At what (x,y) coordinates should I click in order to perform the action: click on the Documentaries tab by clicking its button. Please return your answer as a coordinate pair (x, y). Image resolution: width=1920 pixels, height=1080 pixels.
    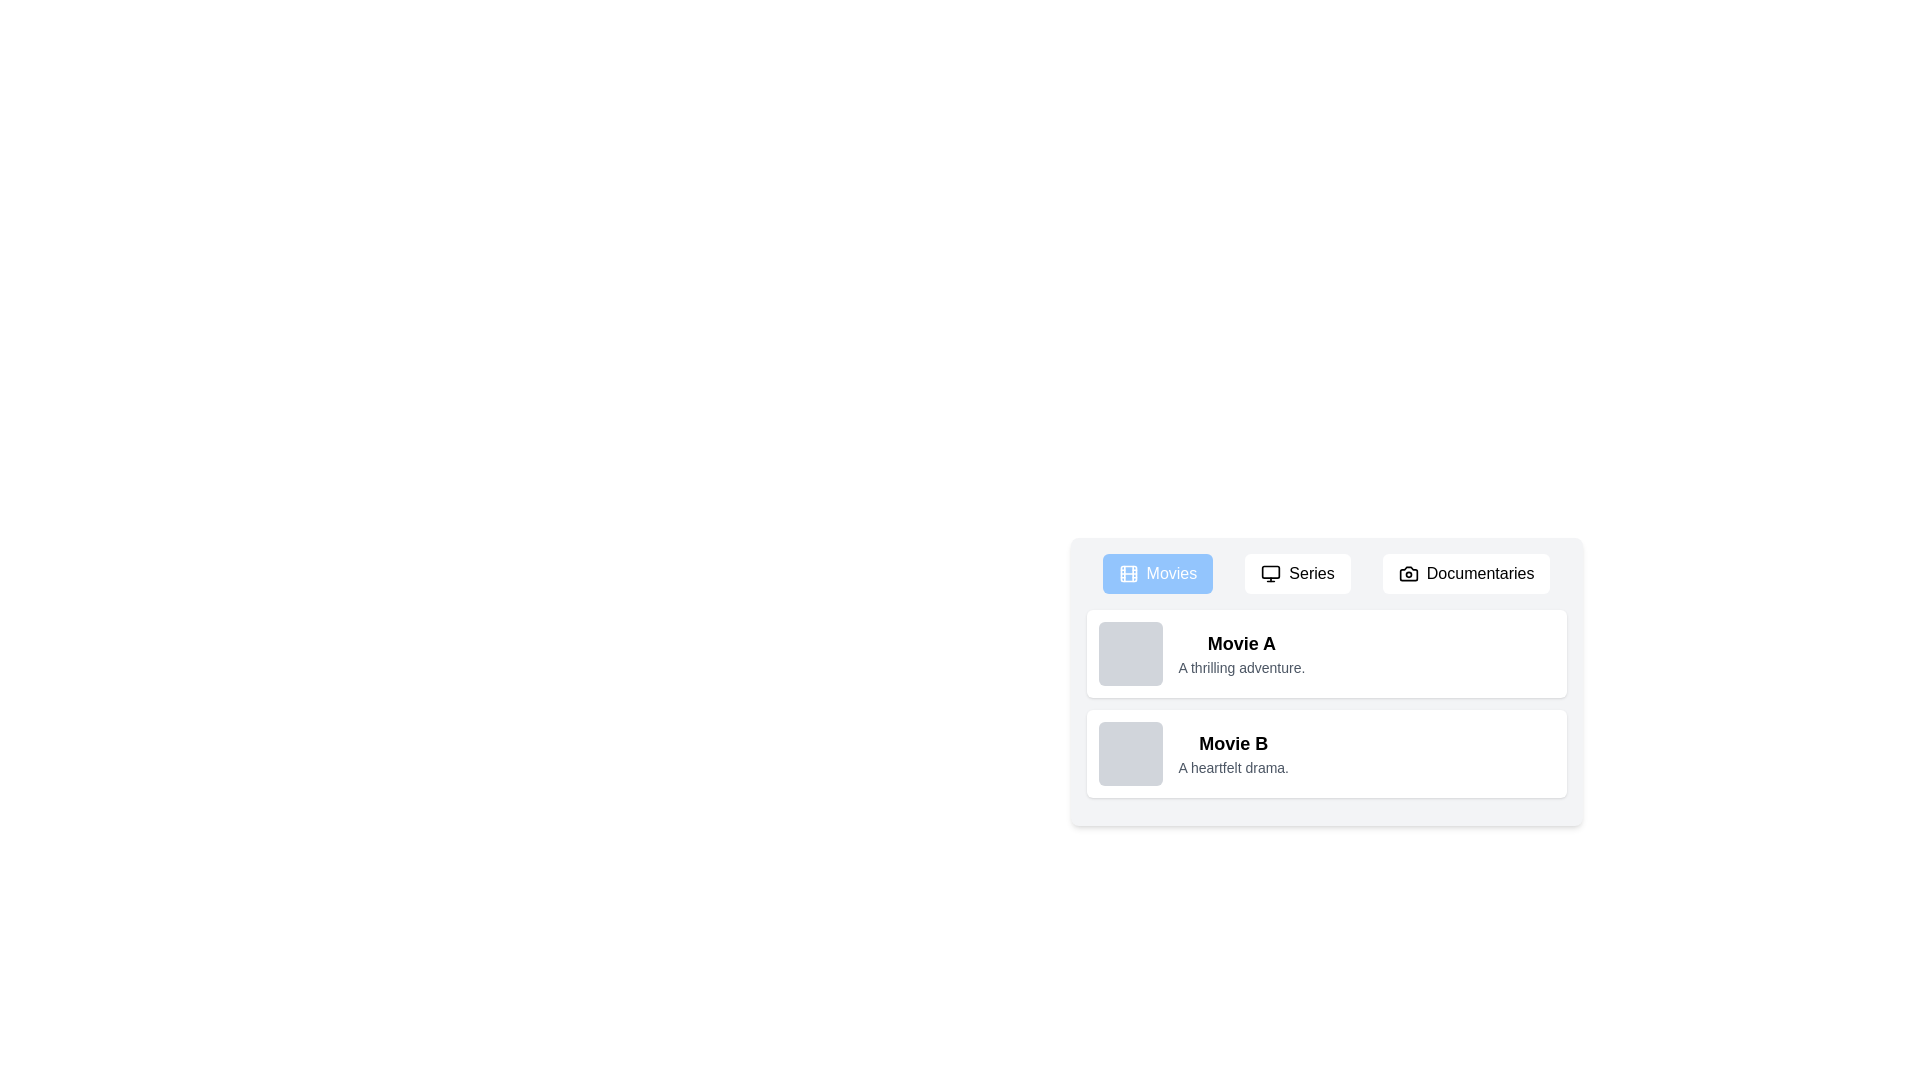
    Looking at the image, I should click on (1466, 574).